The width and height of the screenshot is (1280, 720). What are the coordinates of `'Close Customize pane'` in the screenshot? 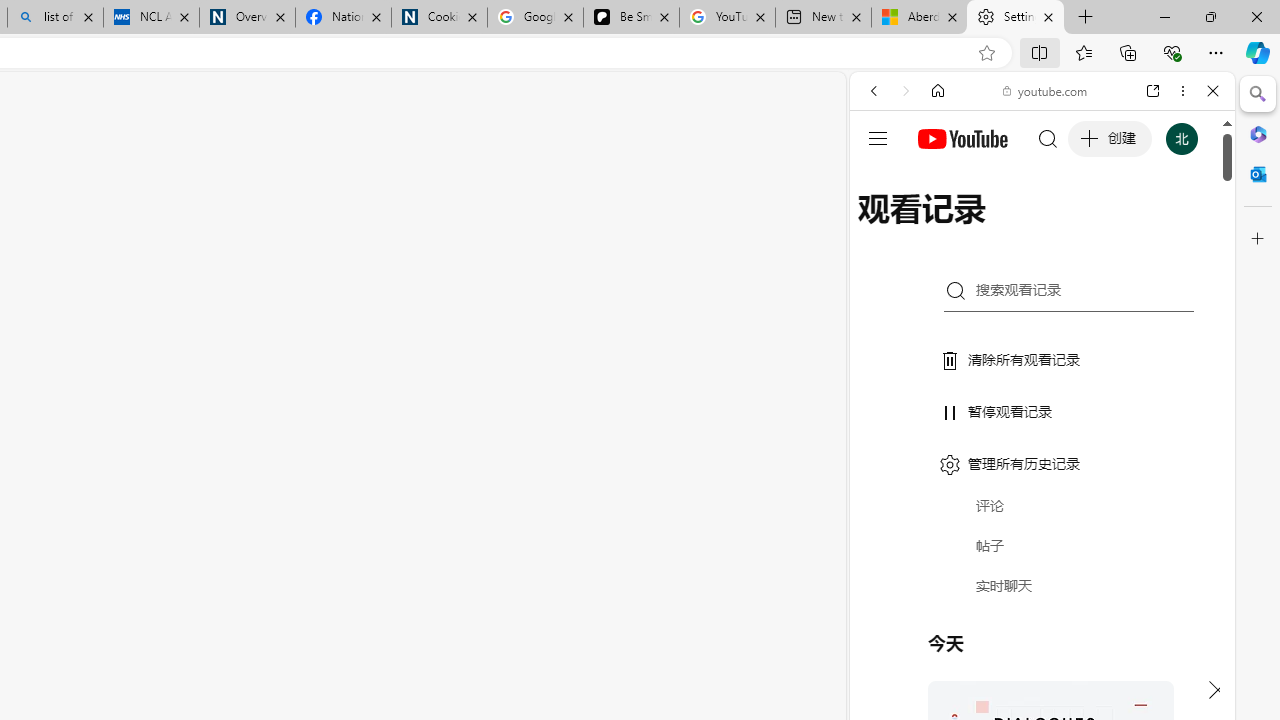 It's located at (1257, 238).